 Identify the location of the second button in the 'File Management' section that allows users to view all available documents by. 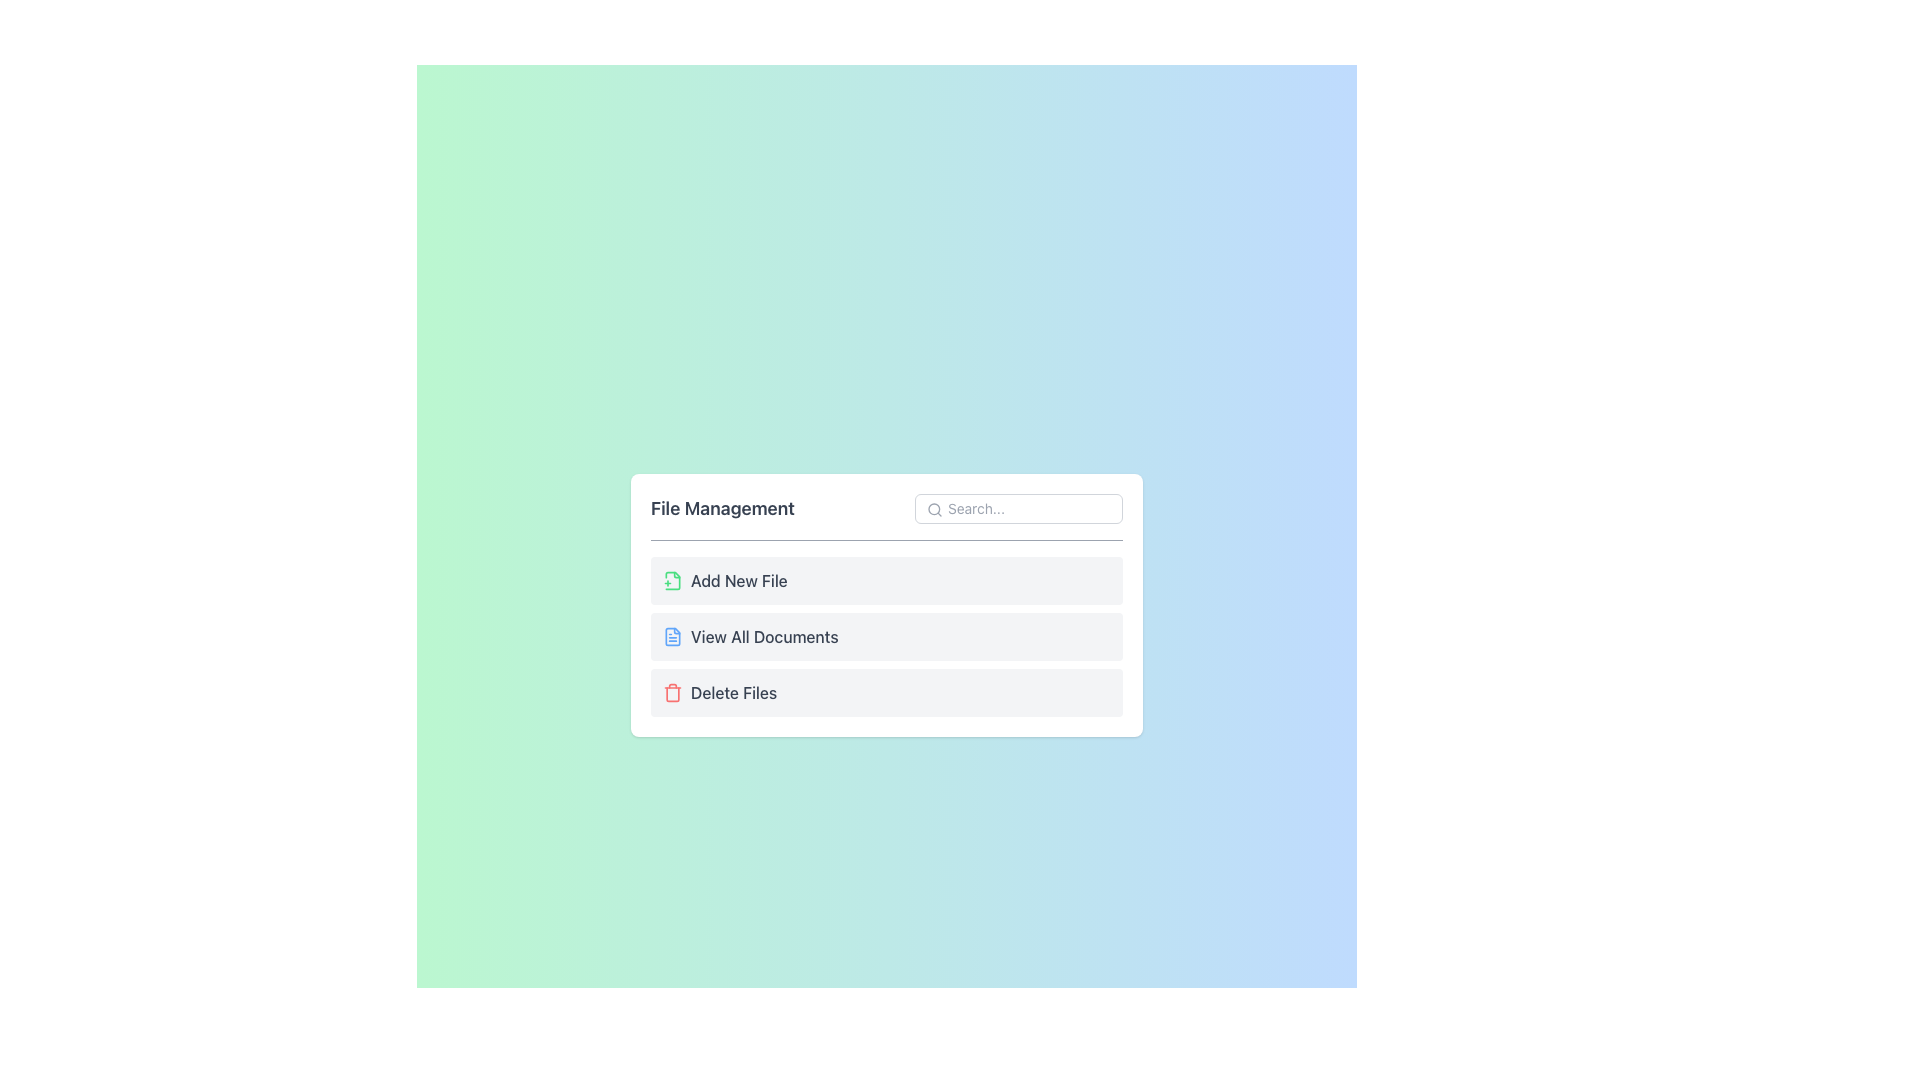
(886, 604).